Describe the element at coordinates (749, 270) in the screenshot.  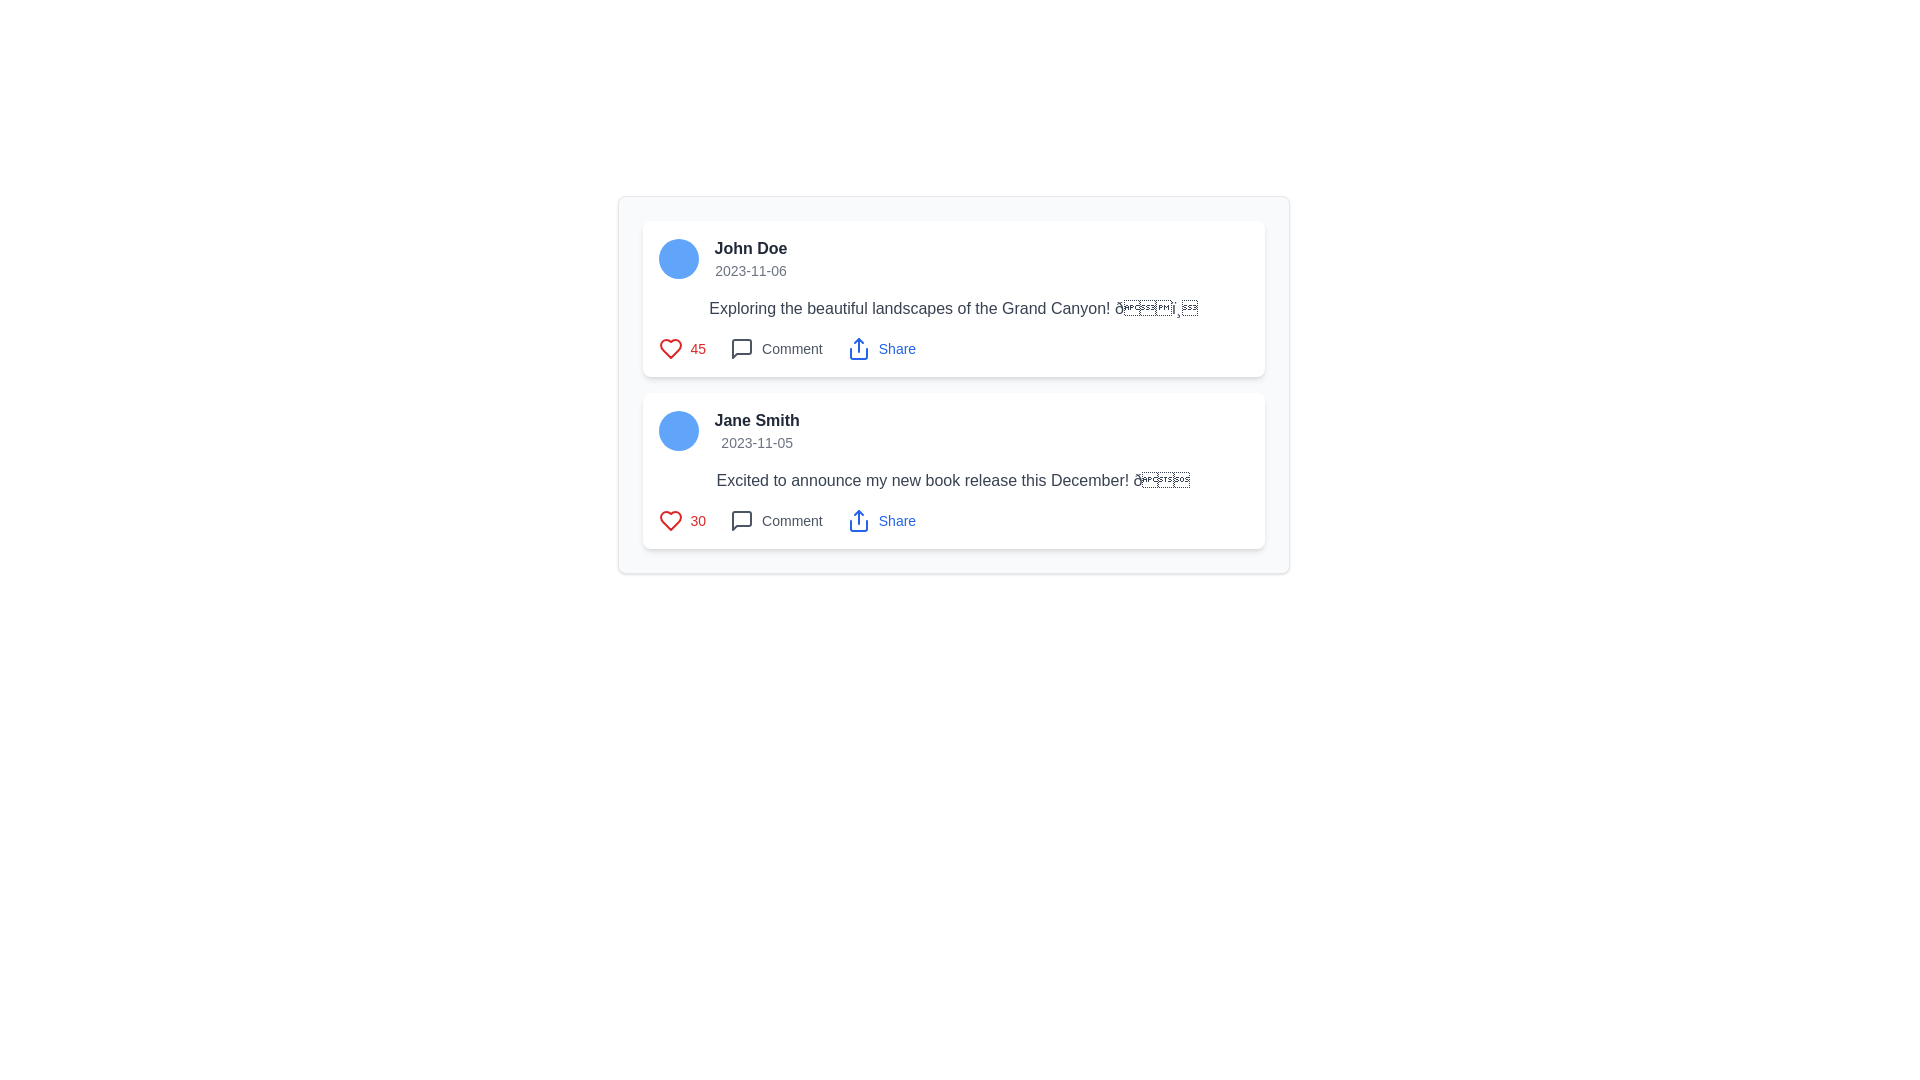
I see `the static text label that displays the date associated with the post or comment, located below the name 'John Doe' in the uppermost comment box` at that location.